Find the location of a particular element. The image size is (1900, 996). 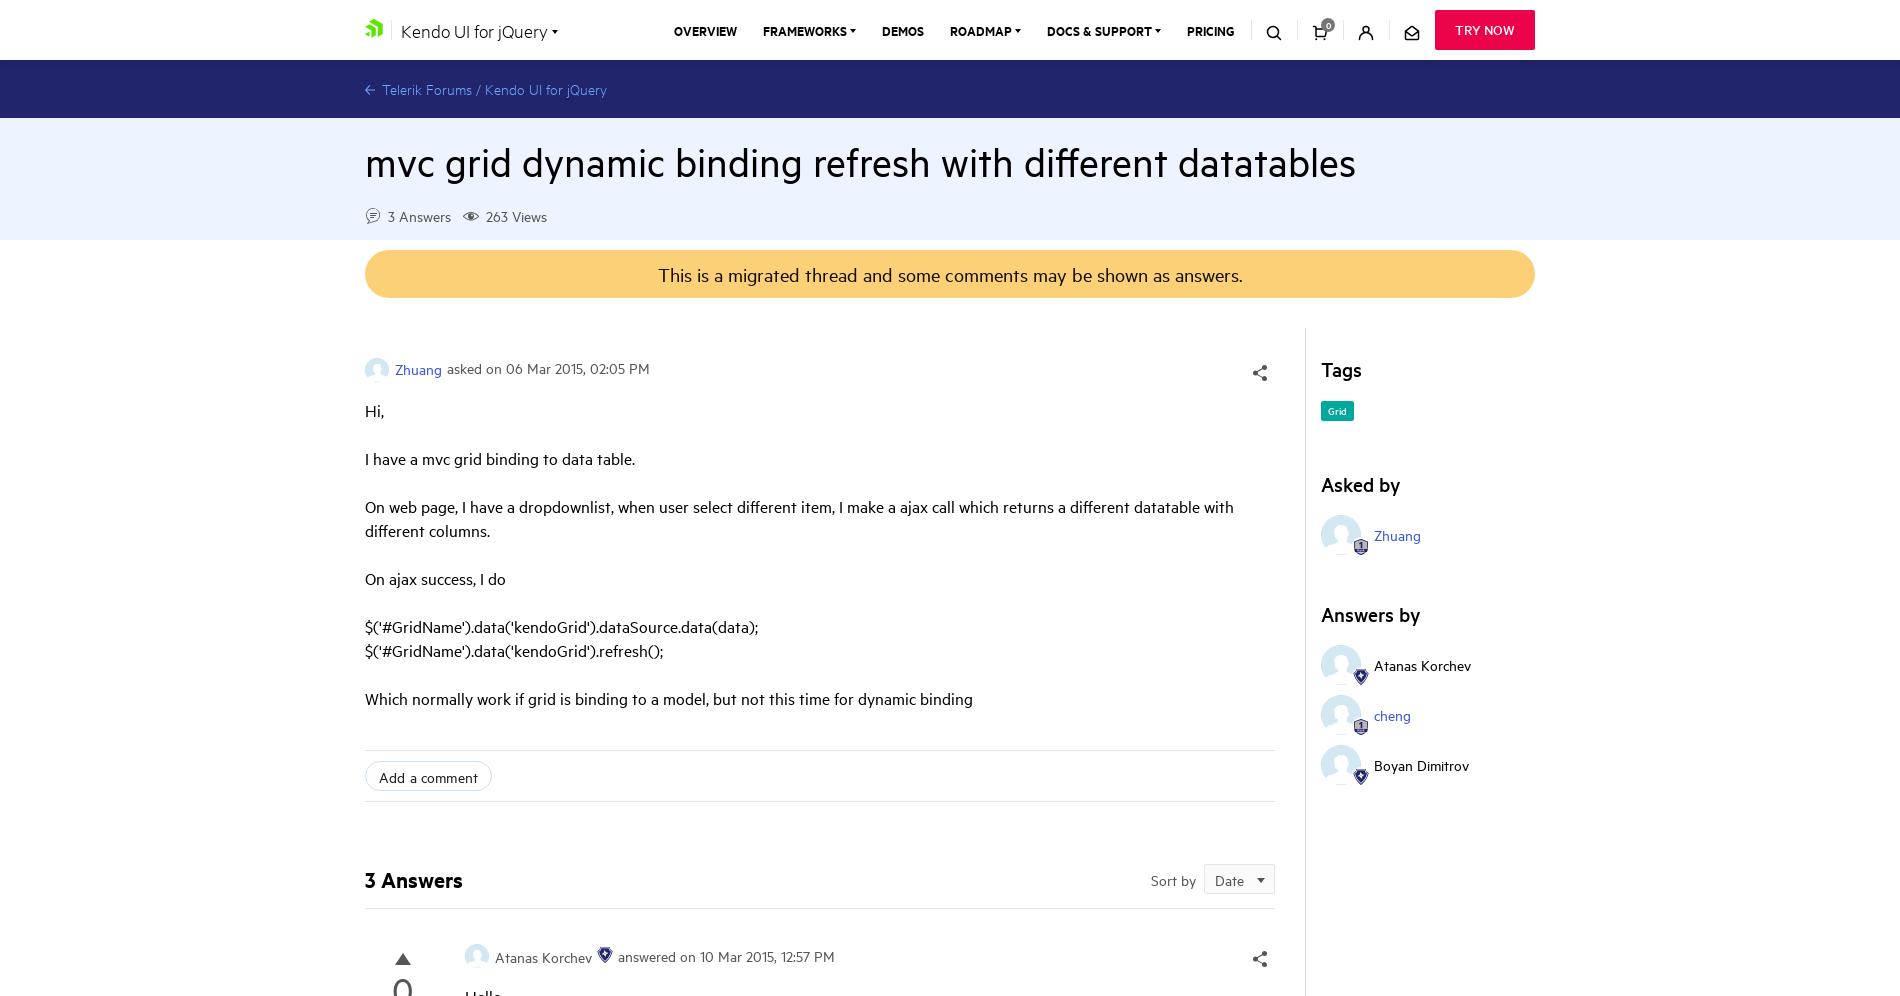

'Grid' is located at coordinates (1336, 408).